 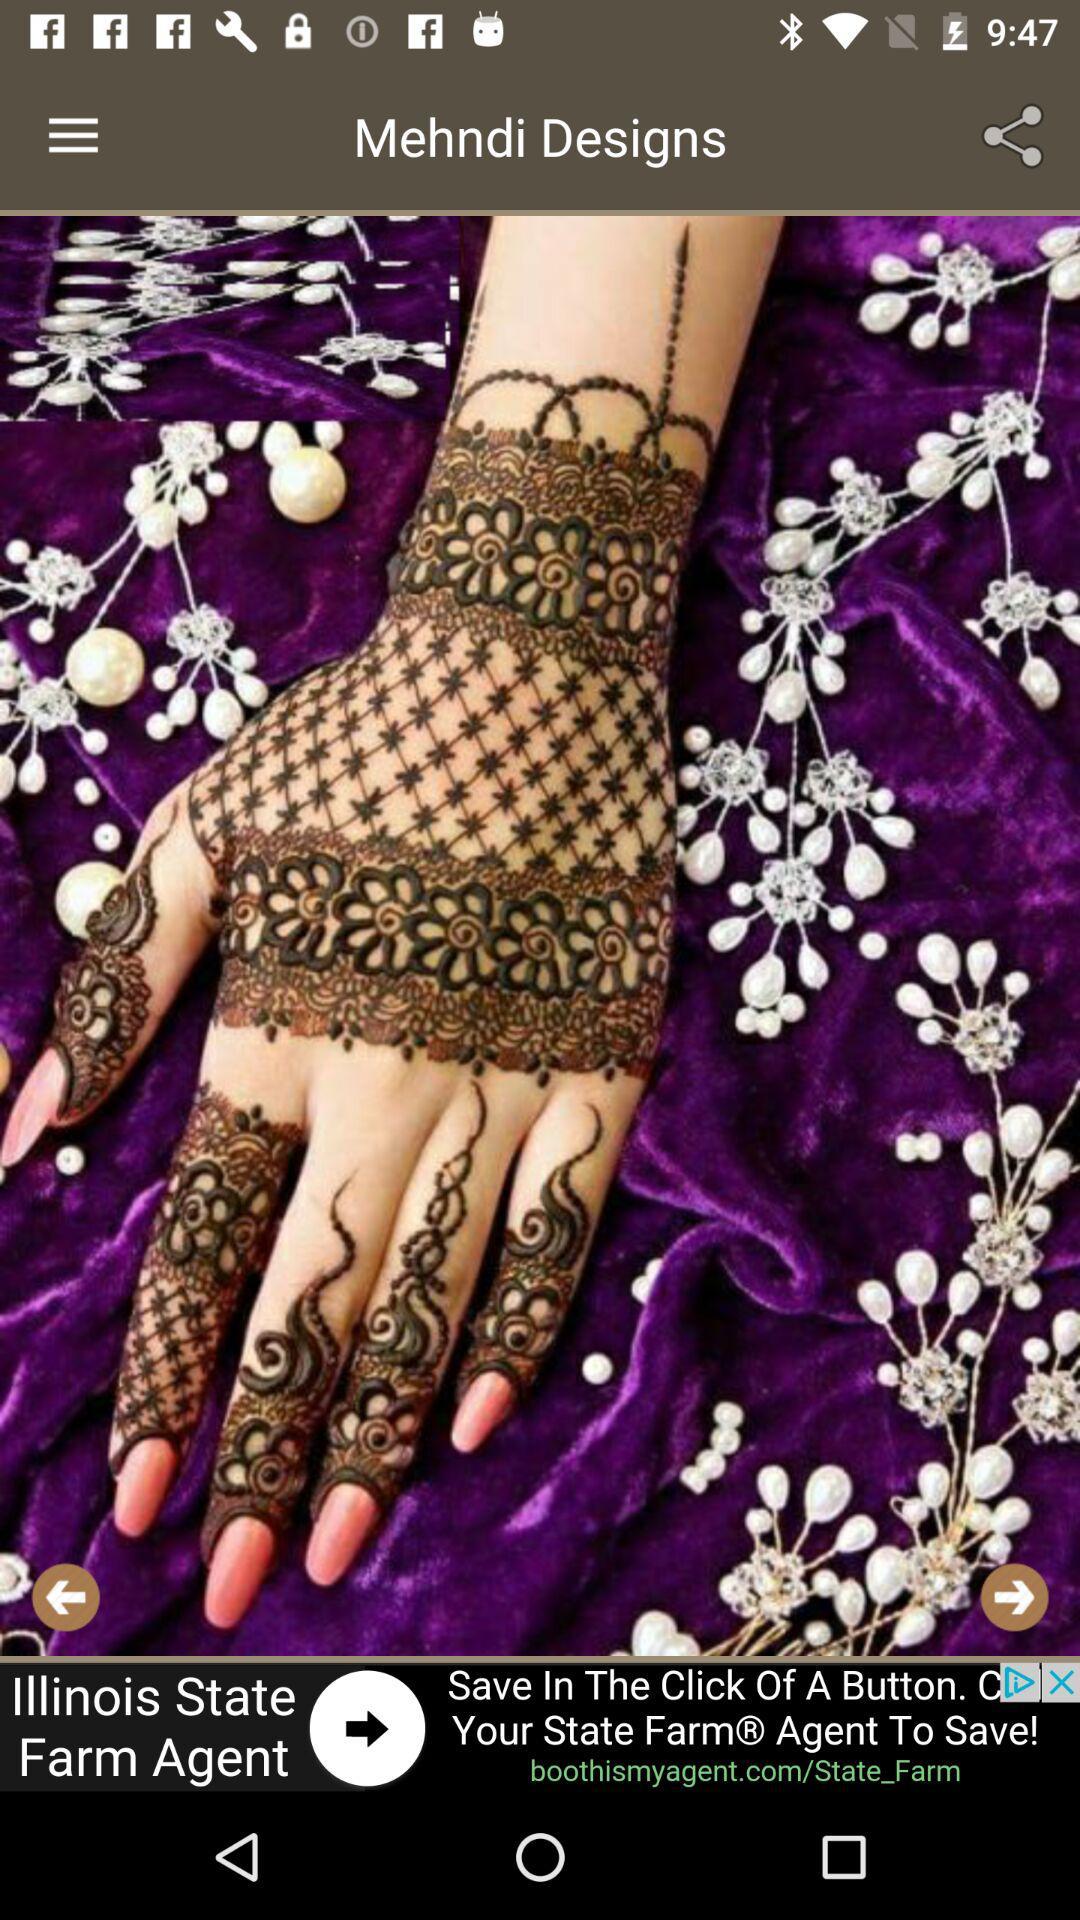 I want to click on description, so click(x=540, y=935).